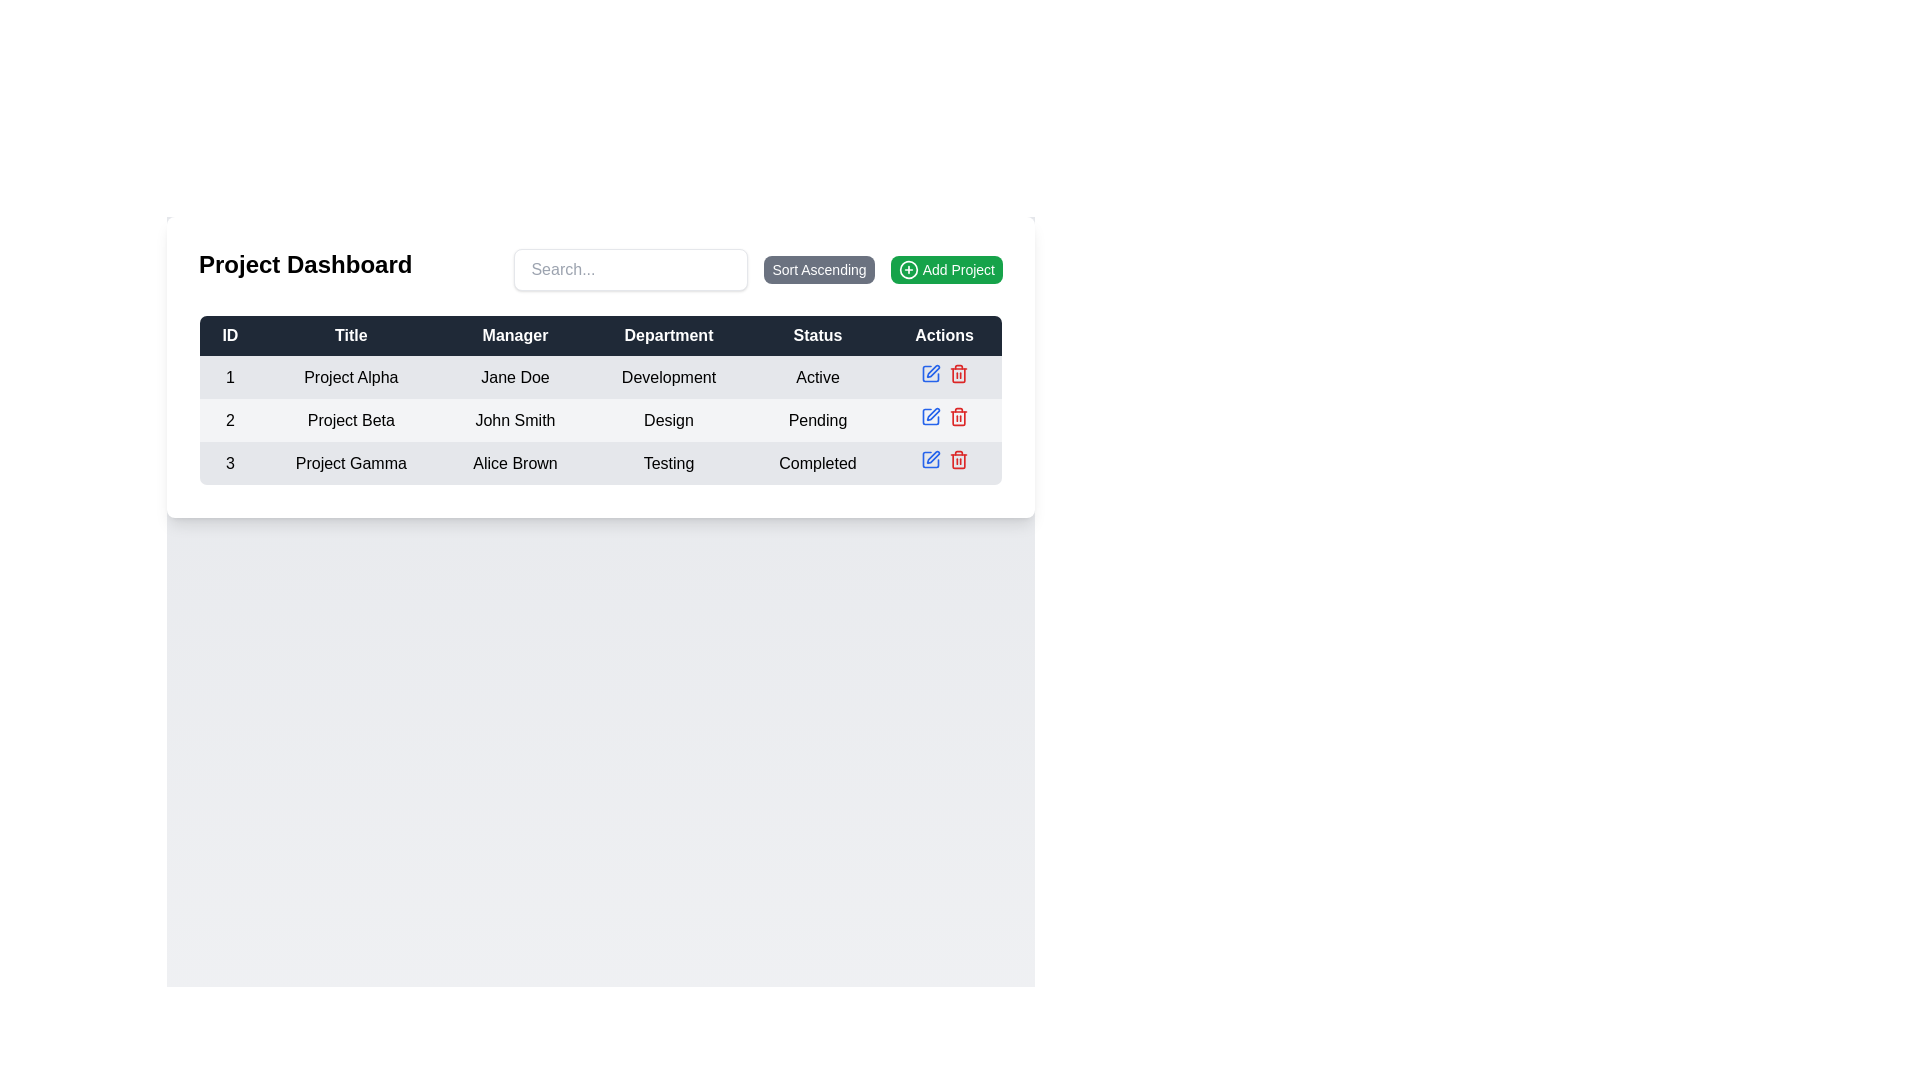 This screenshot has height=1080, width=1920. I want to click on the edit icon located in the 'Actions' column of the table row labeled '3 Project Gamma Alice Brown Testing Completed', which is aligned at the far right of the row next to the 'Completed' status, so click(943, 463).